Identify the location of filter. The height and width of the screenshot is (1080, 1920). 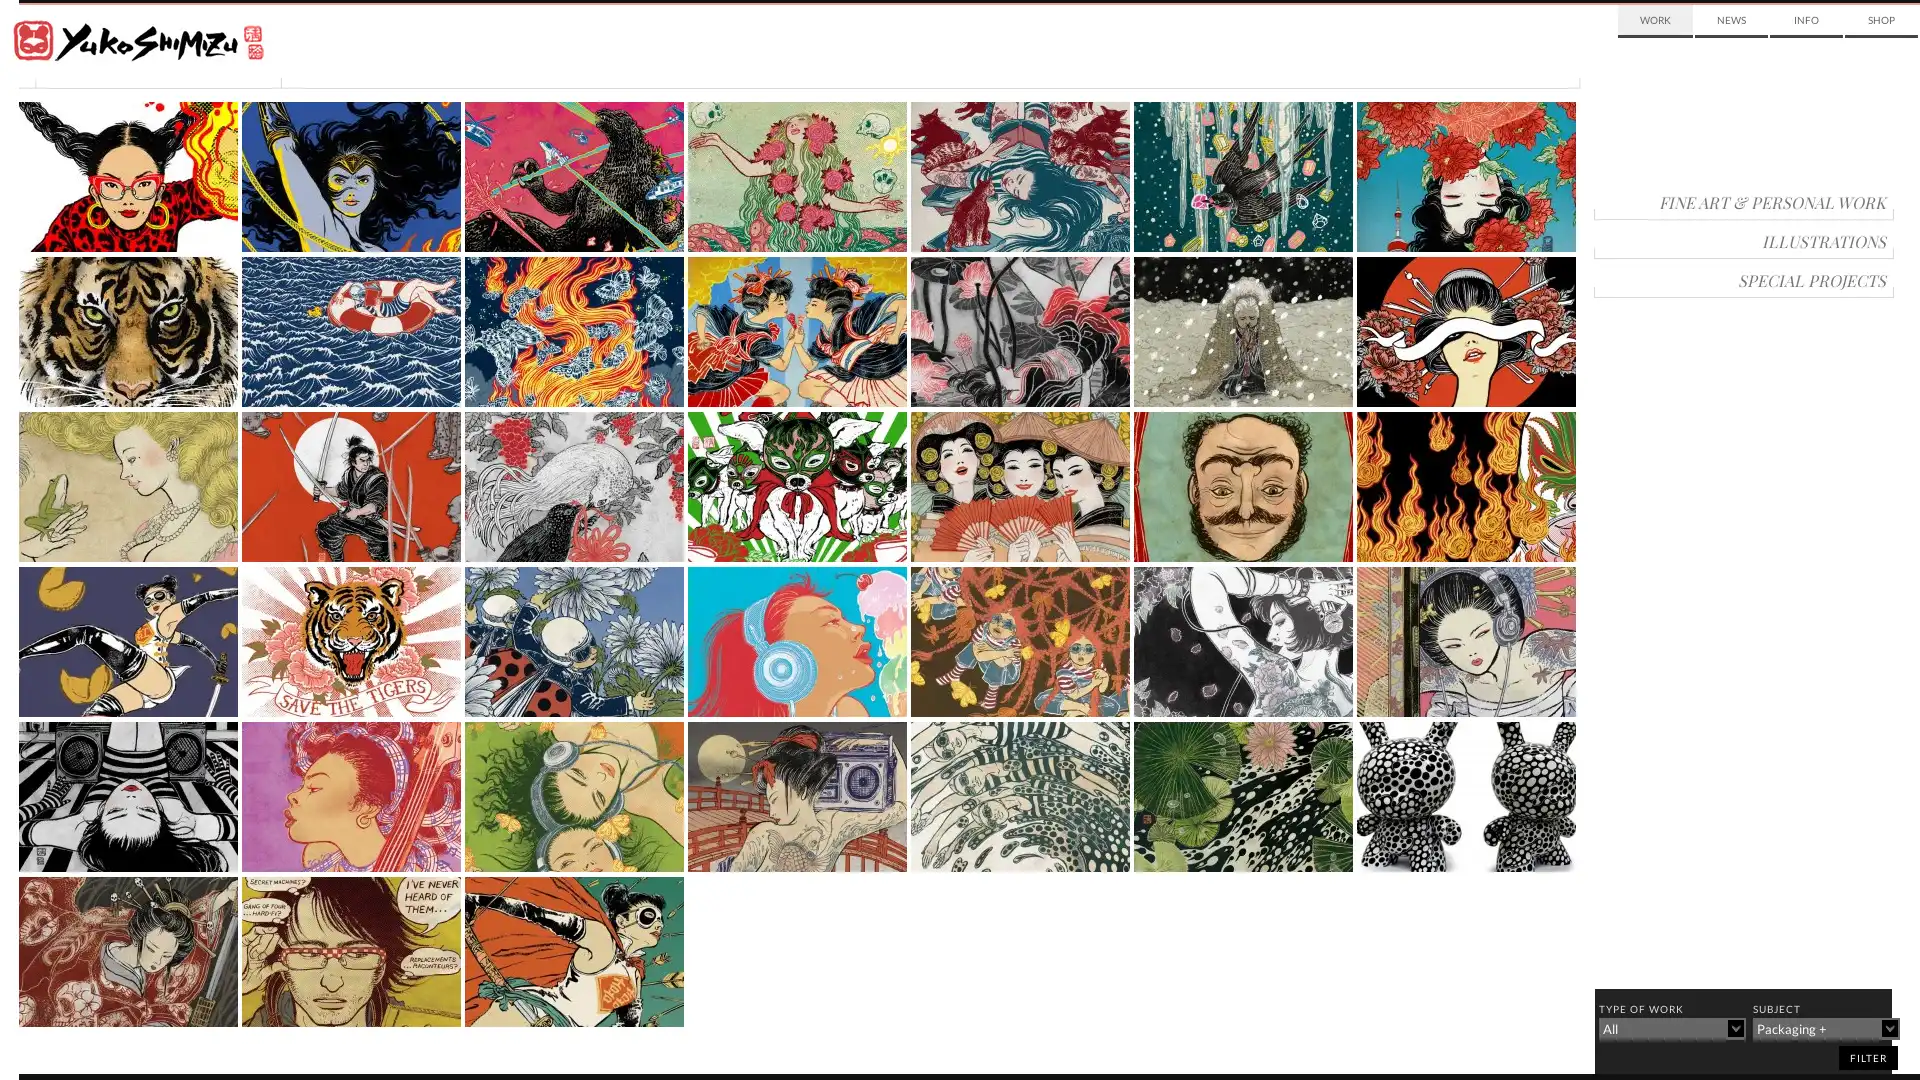
(1867, 1055).